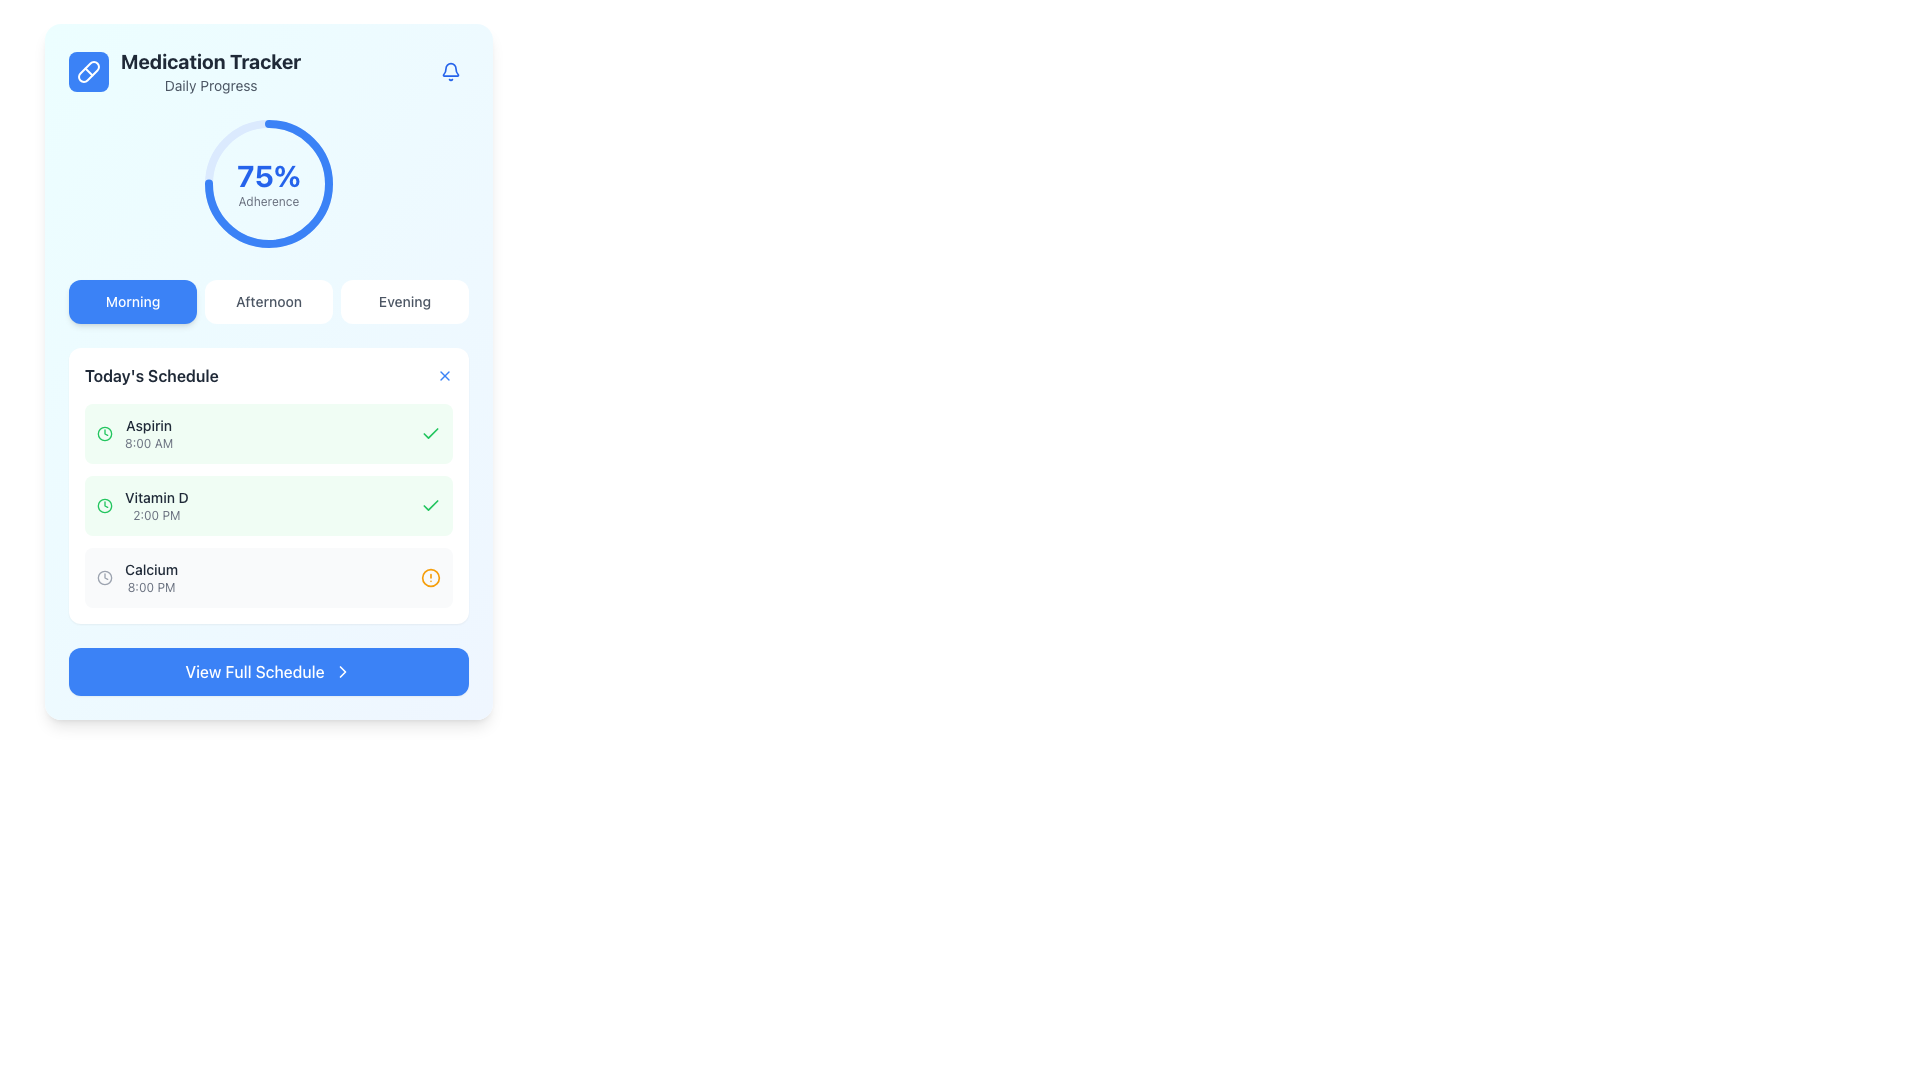 The width and height of the screenshot is (1920, 1080). I want to click on the text display element showing 'Aspirin' and '8:00 AM' in the medication tracker interface, located at the top of 'Today's Schedule', so click(148, 433).